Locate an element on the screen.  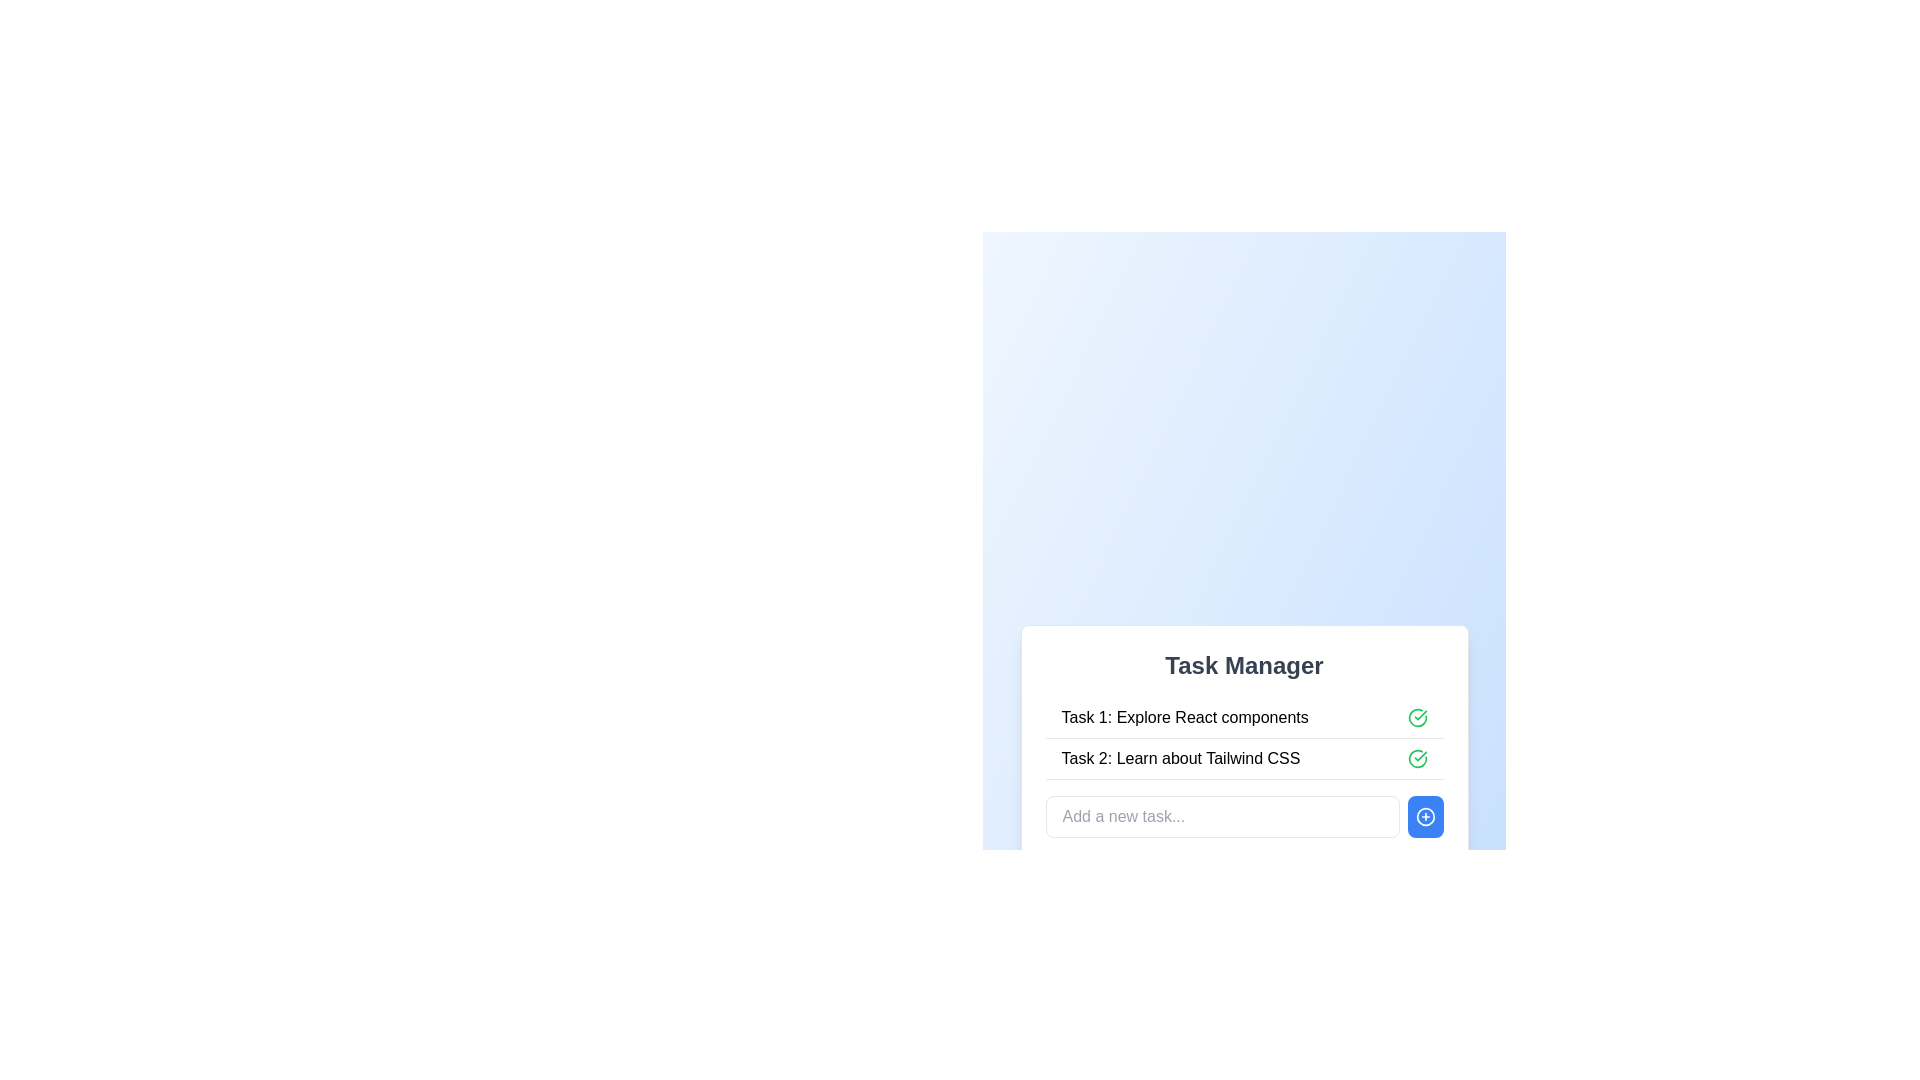
the text input field labeled 'Add a new task...' located at the bottom of the task manager card for typing is located at coordinates (1243, 817).